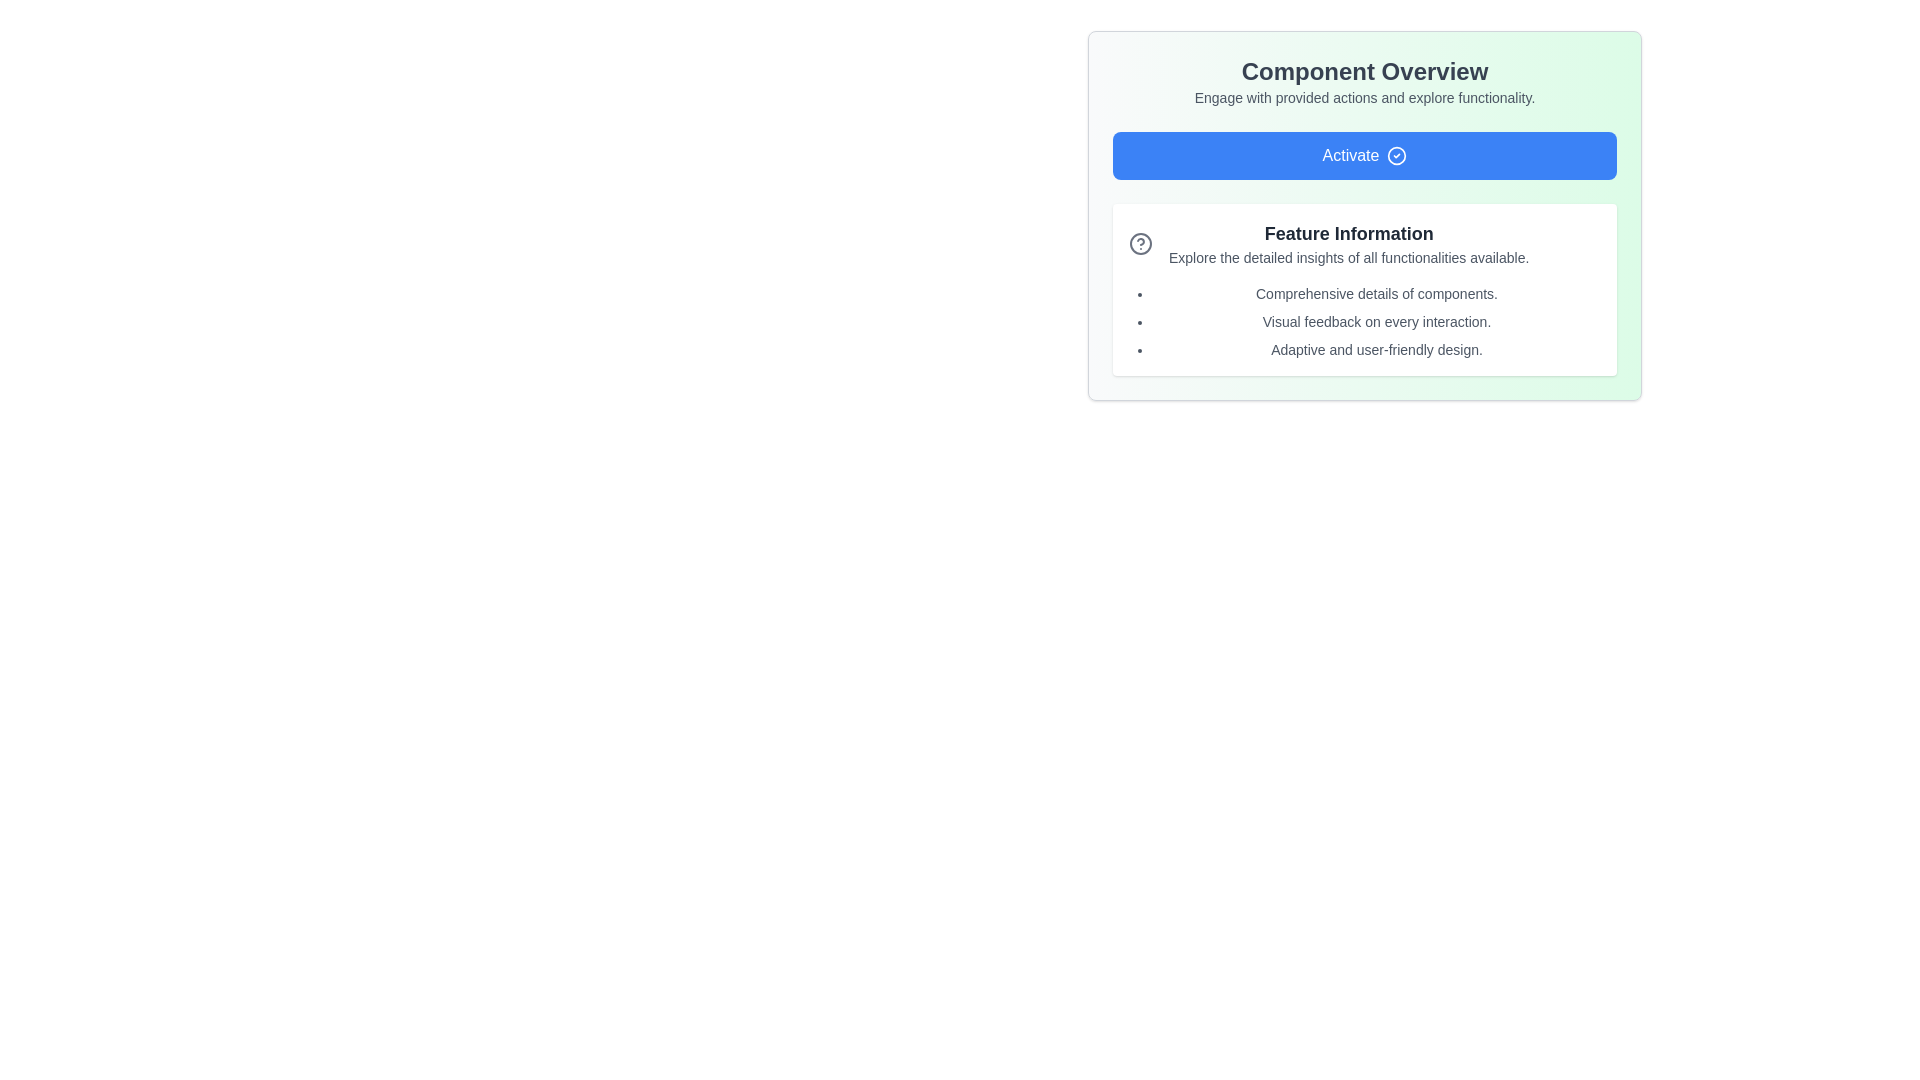 This screenshot has height=1080, width=1920. Describe the element at coordinates (1396, 154) in the screenshot. I see `the SVG-based icon (circle with checkmark) located on the right side of the 'Activate' button to indicate successful activation` at that location.